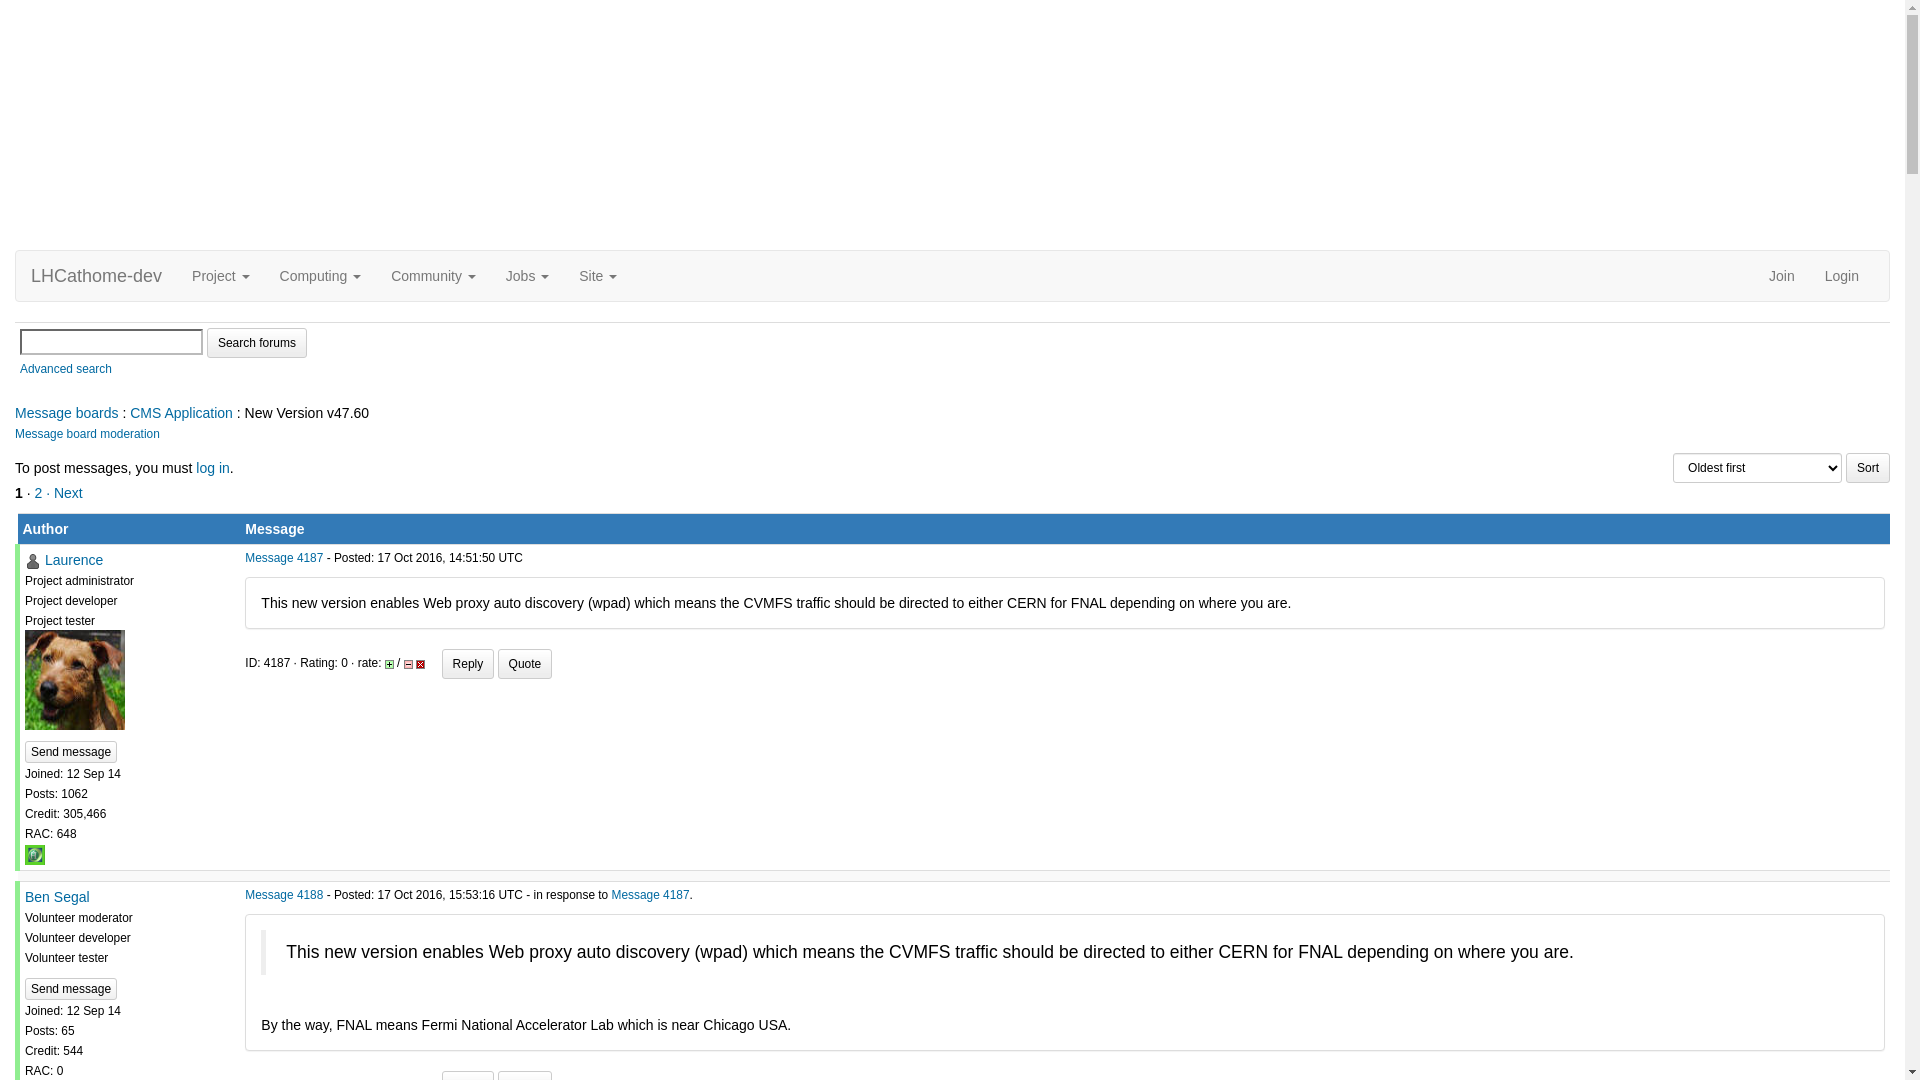  Describe the element at coordinates (73, 559) in the screenshot. I see `'Laurence'` at that location.